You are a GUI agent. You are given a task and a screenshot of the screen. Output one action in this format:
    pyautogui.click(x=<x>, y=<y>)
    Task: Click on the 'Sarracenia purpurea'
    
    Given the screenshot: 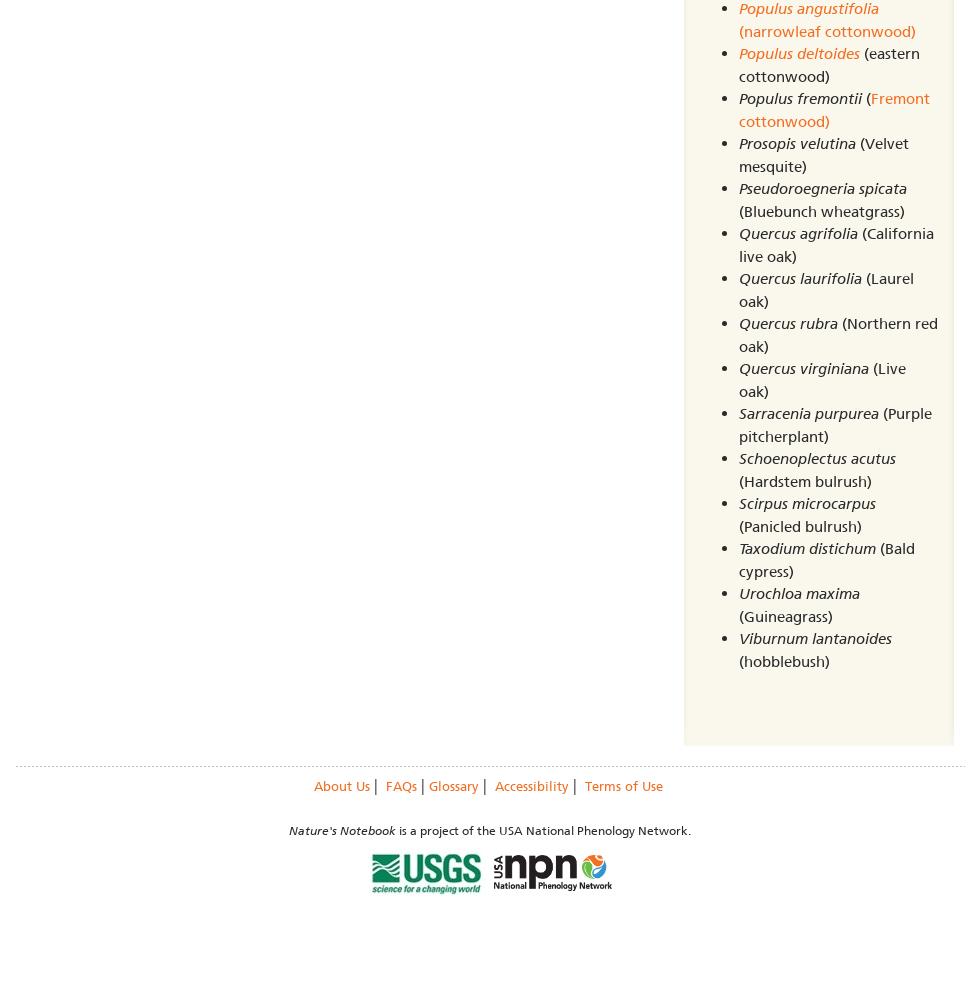 What is the action you would take?
    pyautogui.click(x=738, y=414)
    